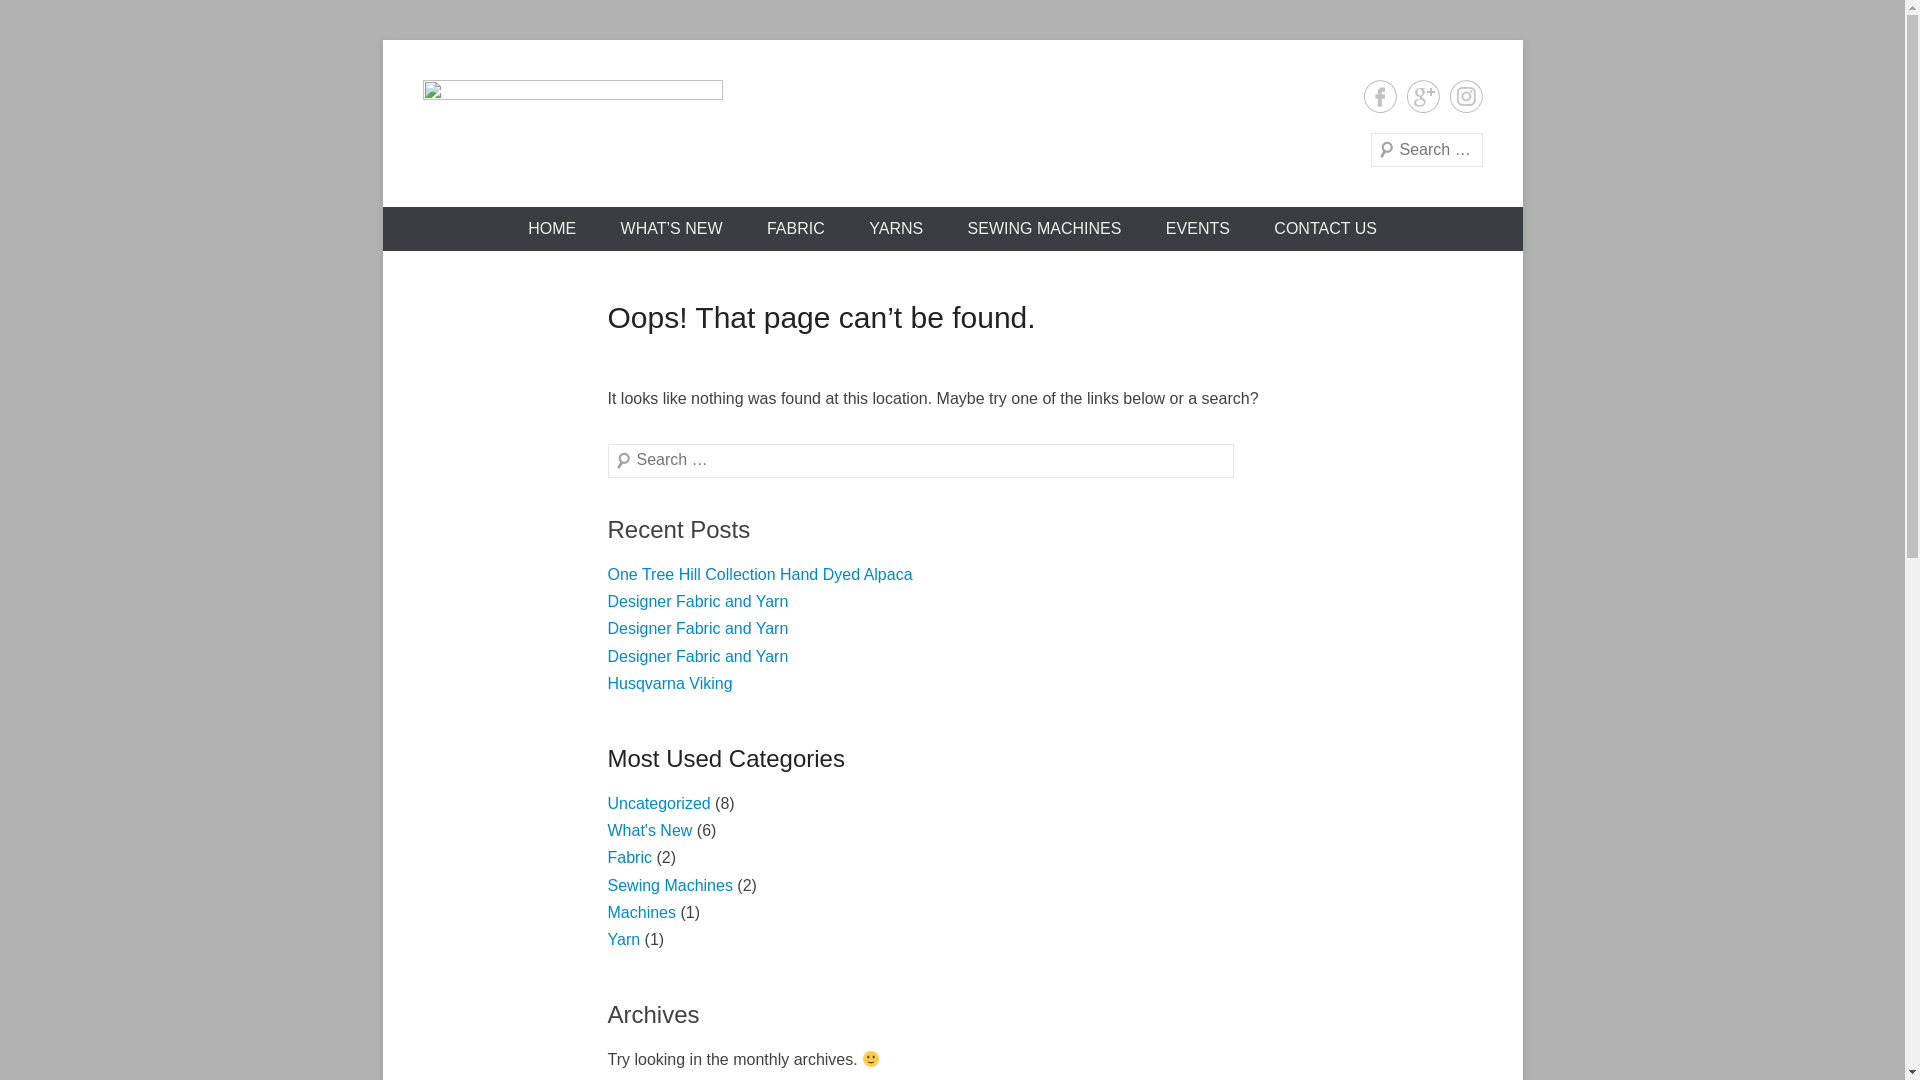 The width and height of the screenshot is (1920, 1080). Describe the element at coordinates (1325, 227) in the screenshot. I see `'CONTACT US'` at that location.